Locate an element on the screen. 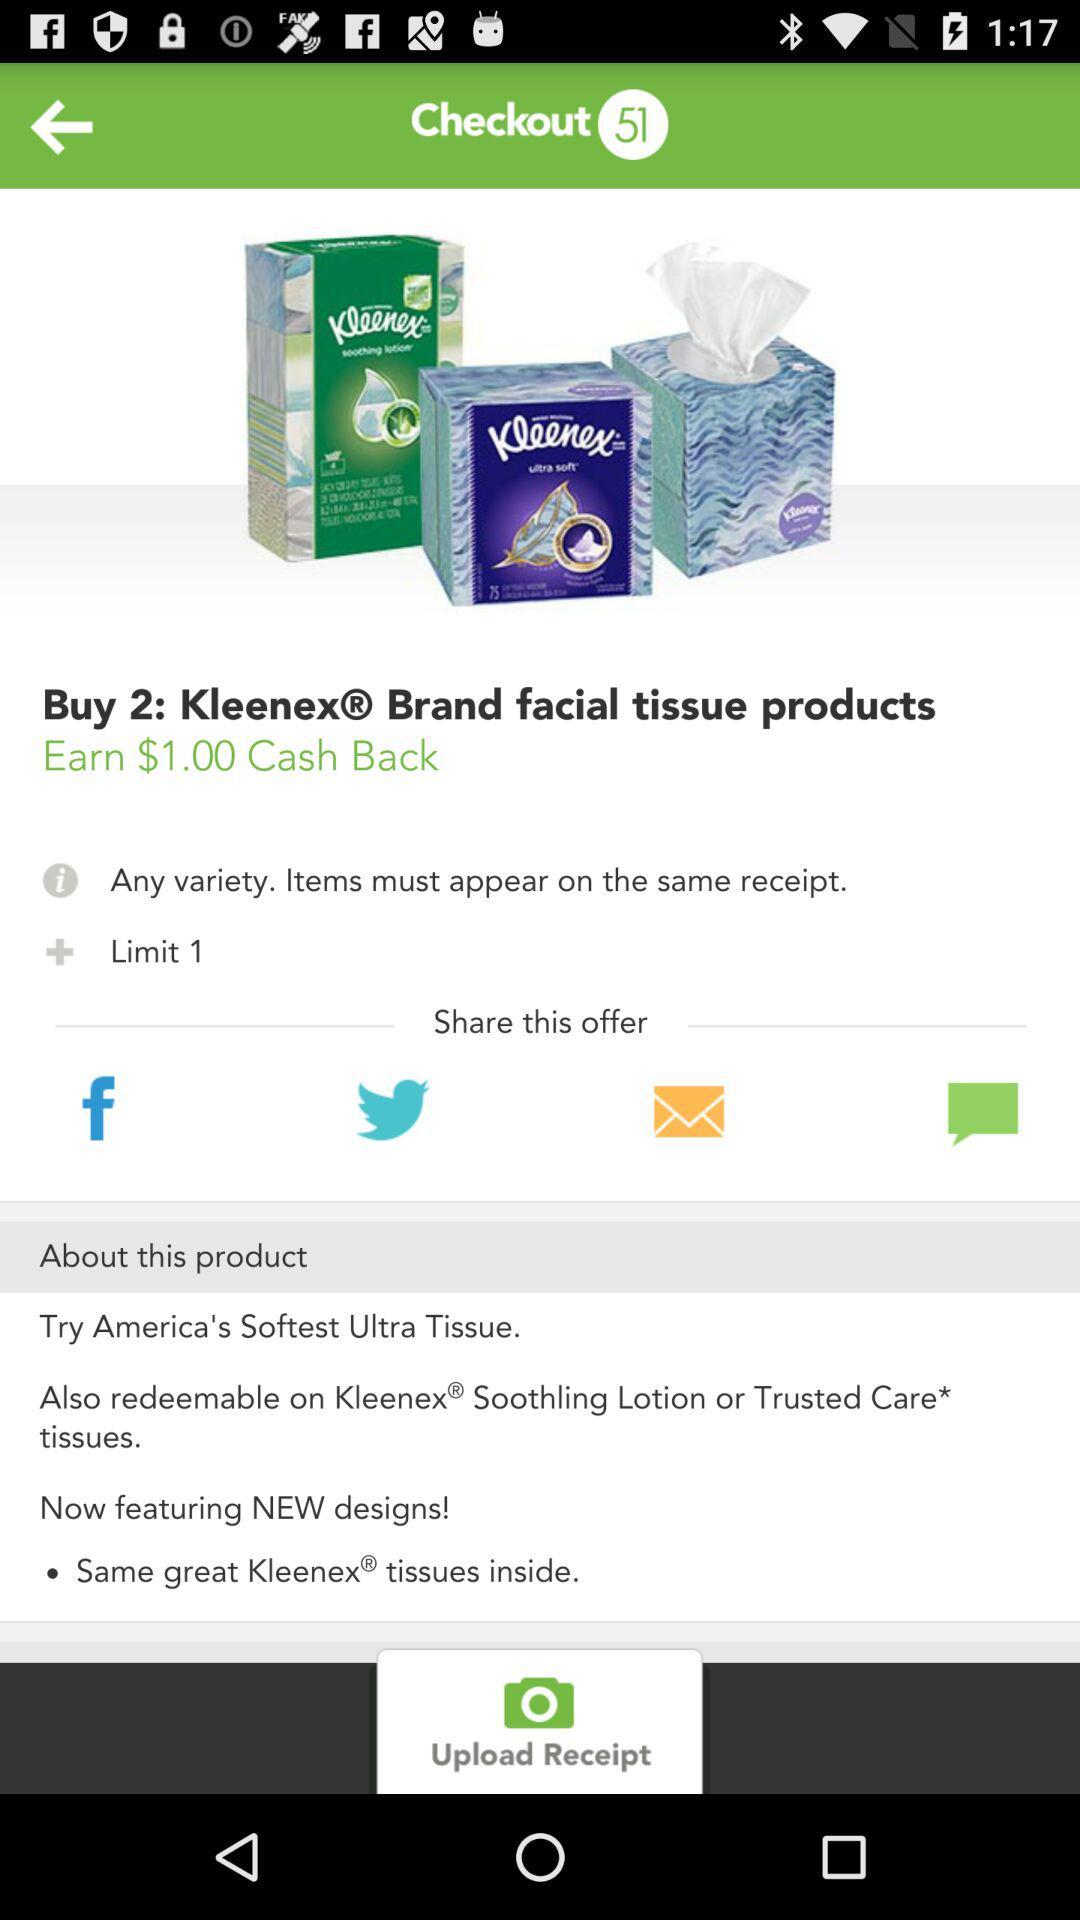 The image size is (1080, 1920). the arrow_backward icon is located at coordinates (61, 133).